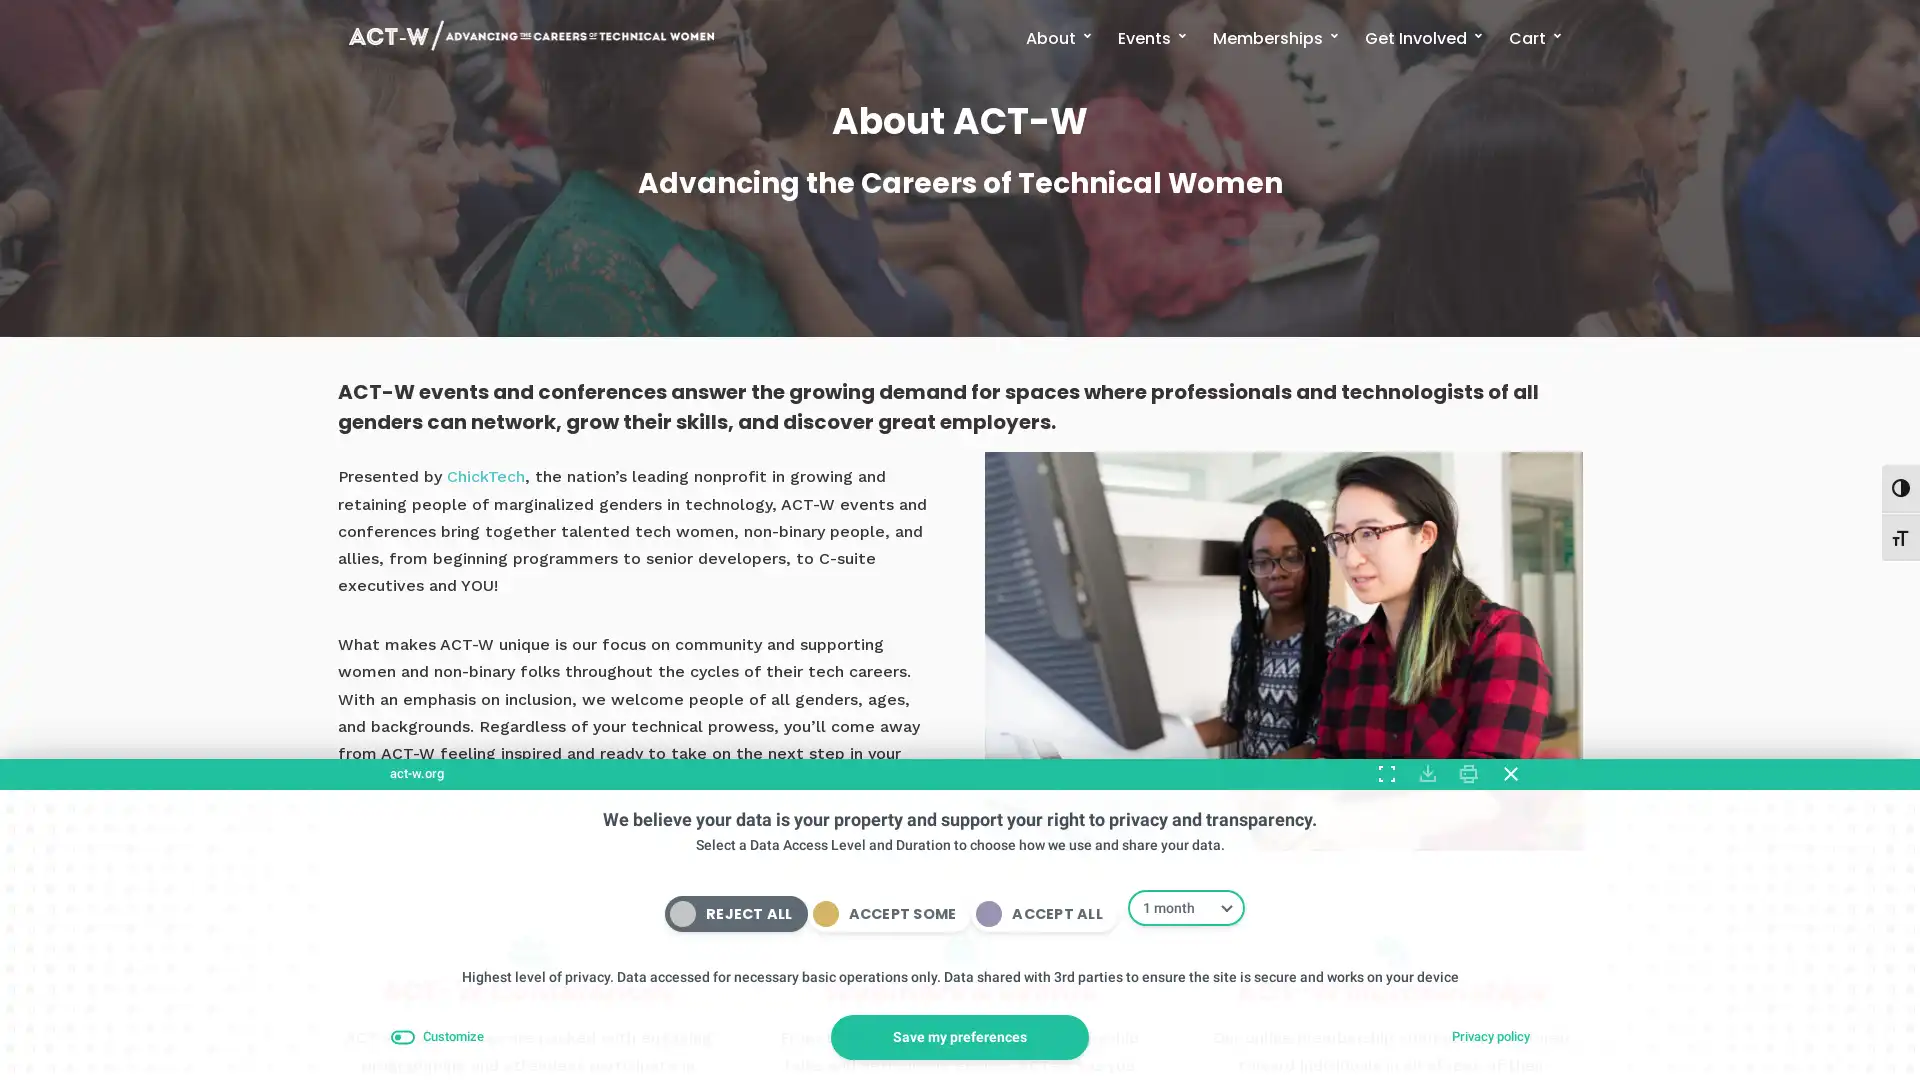  Describe the element at coordinates (435, 1036) in the screenshot. I see `Customize` at that location.